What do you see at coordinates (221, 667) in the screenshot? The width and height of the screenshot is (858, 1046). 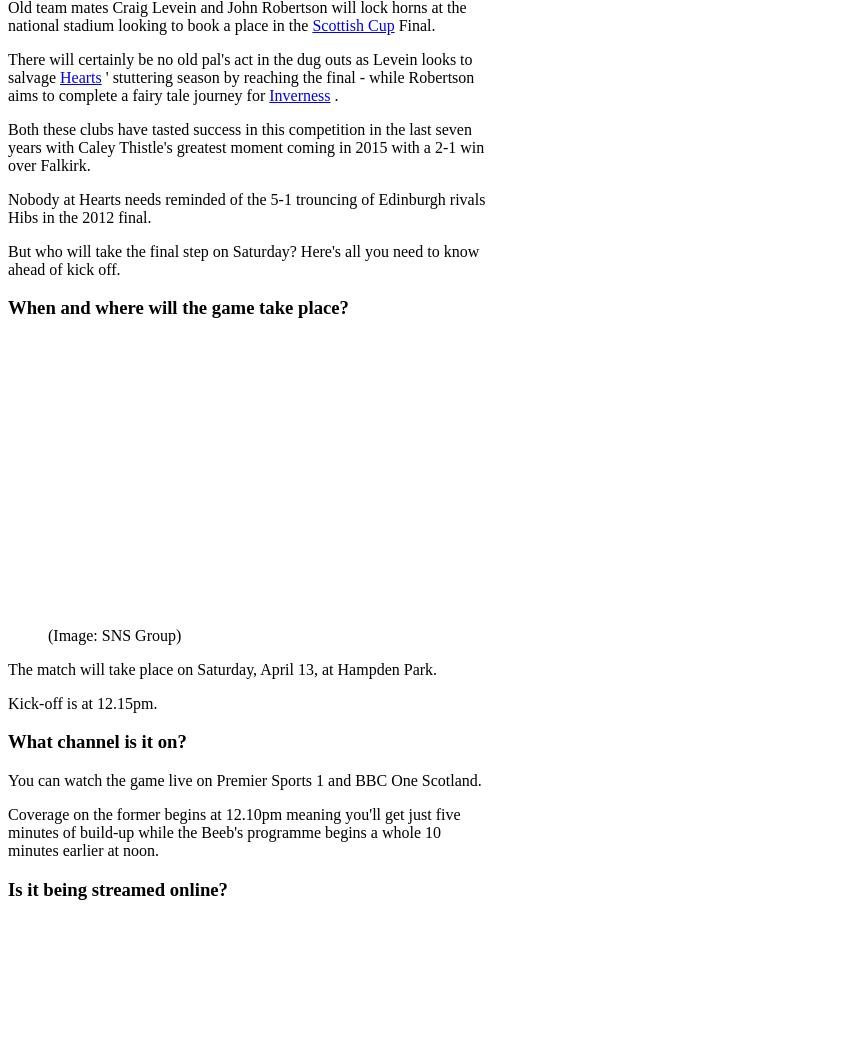 I see `'The match will take place on Saturday, April 13, at Hampden Park.'` at bounding box center [221, 667].